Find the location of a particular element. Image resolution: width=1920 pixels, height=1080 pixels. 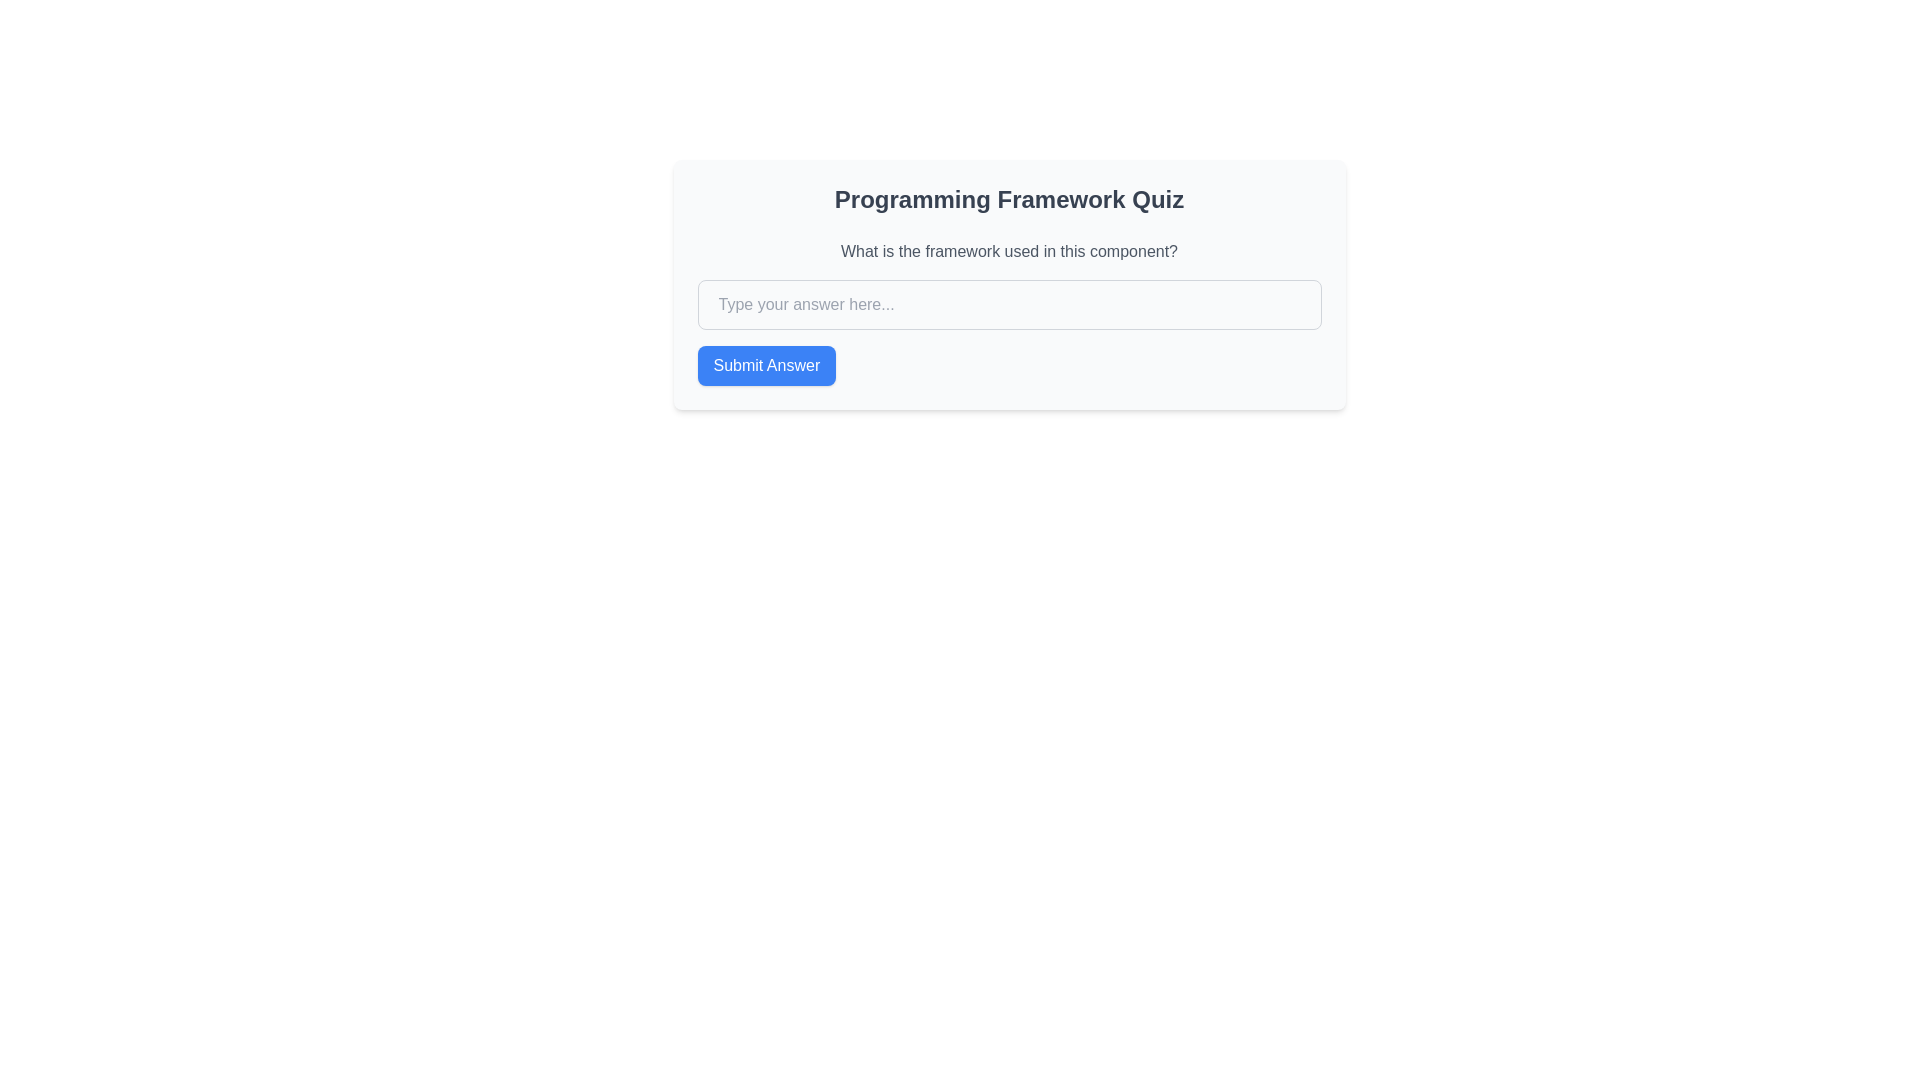

the rectangular blue button with the text 'Submit Answer' to observe its hover effects is located at coordinates (765, 366).